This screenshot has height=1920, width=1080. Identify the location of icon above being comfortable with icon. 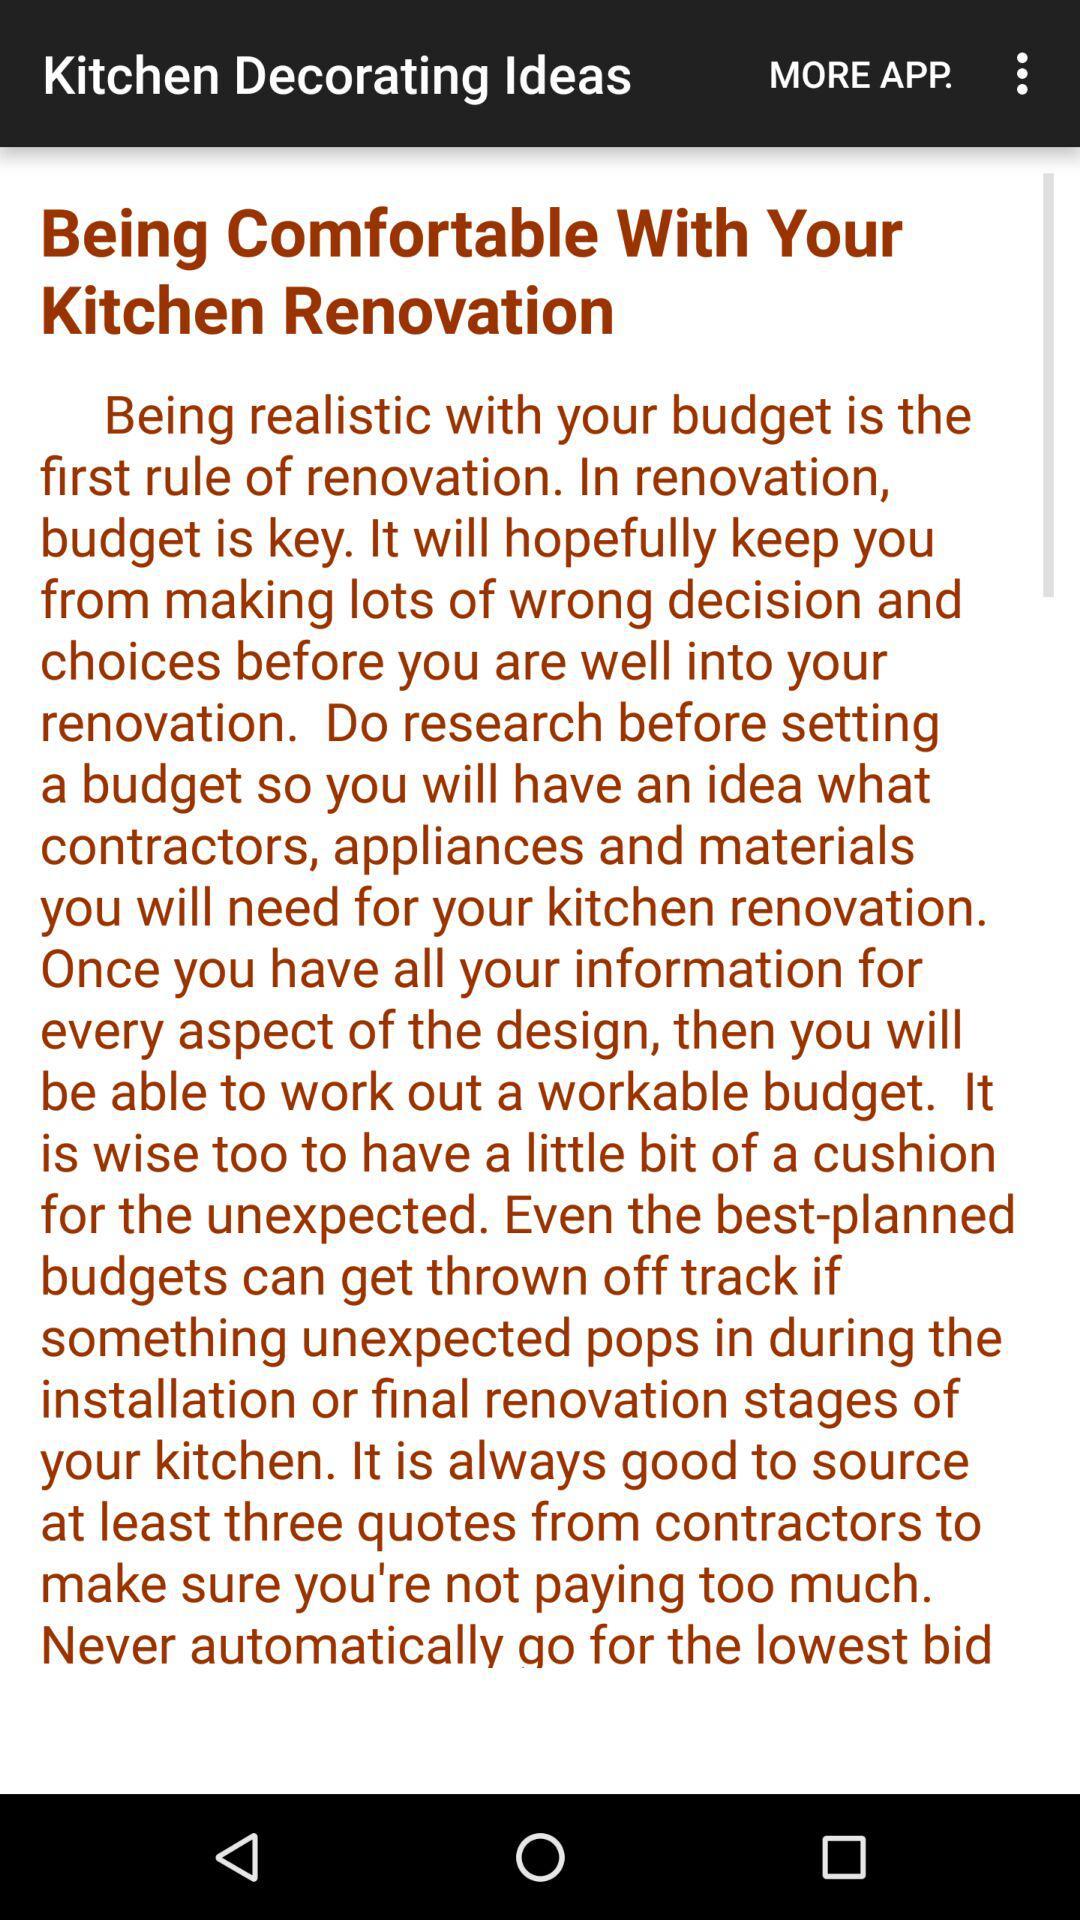
(1027, 73).